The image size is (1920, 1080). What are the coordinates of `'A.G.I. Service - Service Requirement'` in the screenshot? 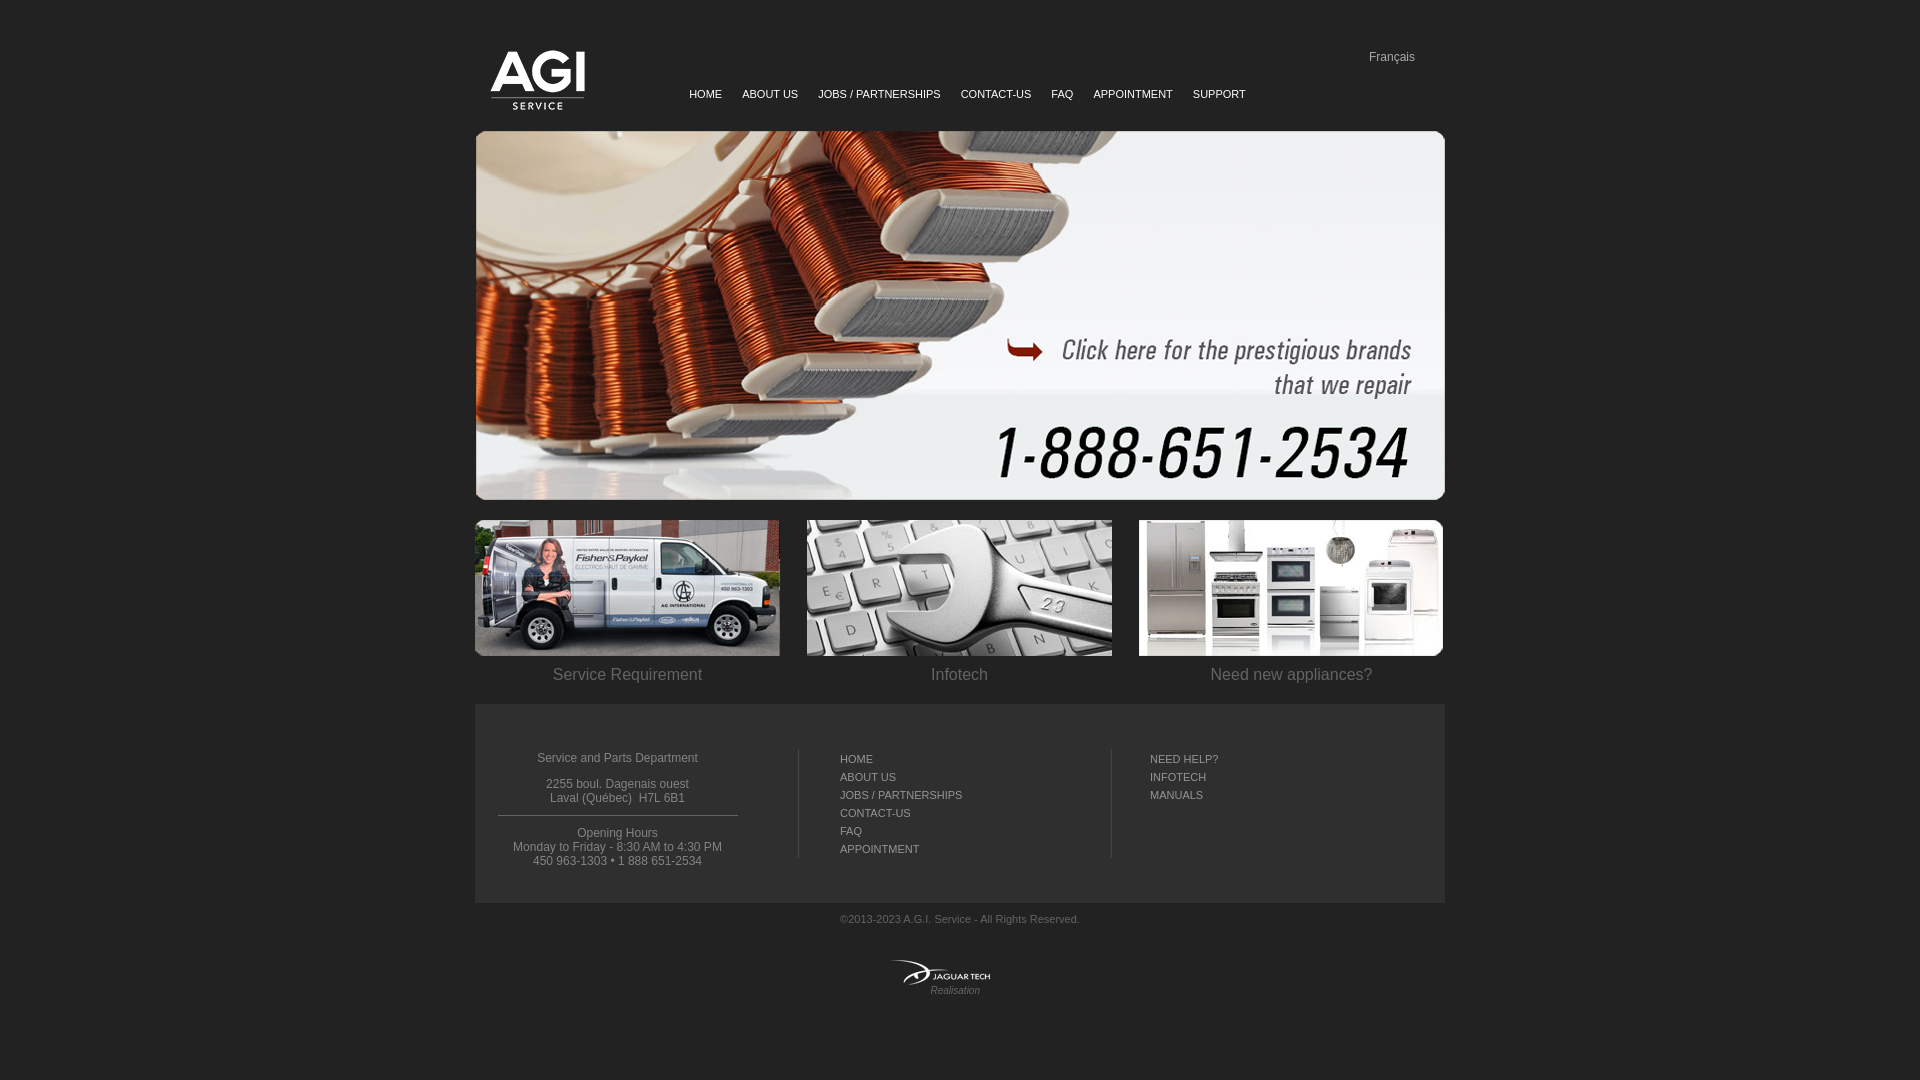 It's located at (626, 586).